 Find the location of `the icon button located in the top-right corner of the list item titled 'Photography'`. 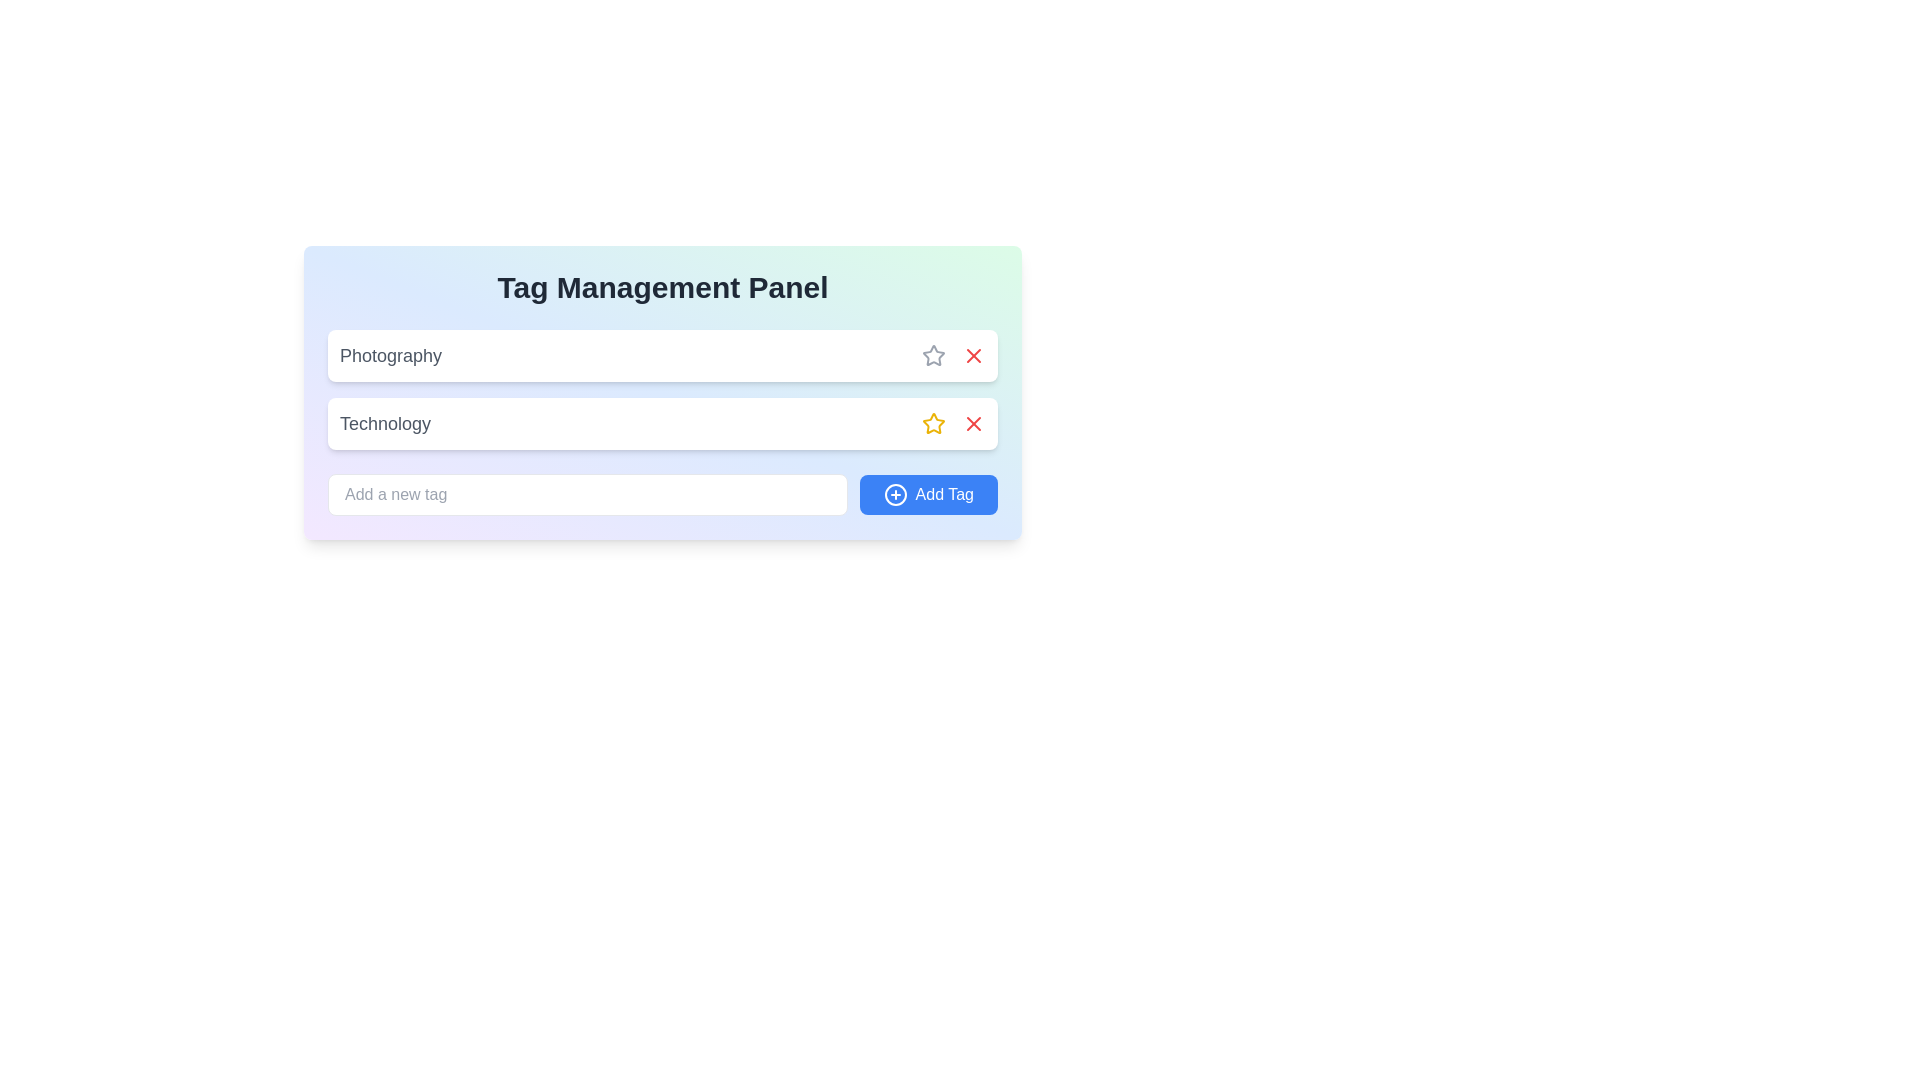

the icon button located in the top-right corner of the list item titled 'Photography' is located at coordinates (953, 354).